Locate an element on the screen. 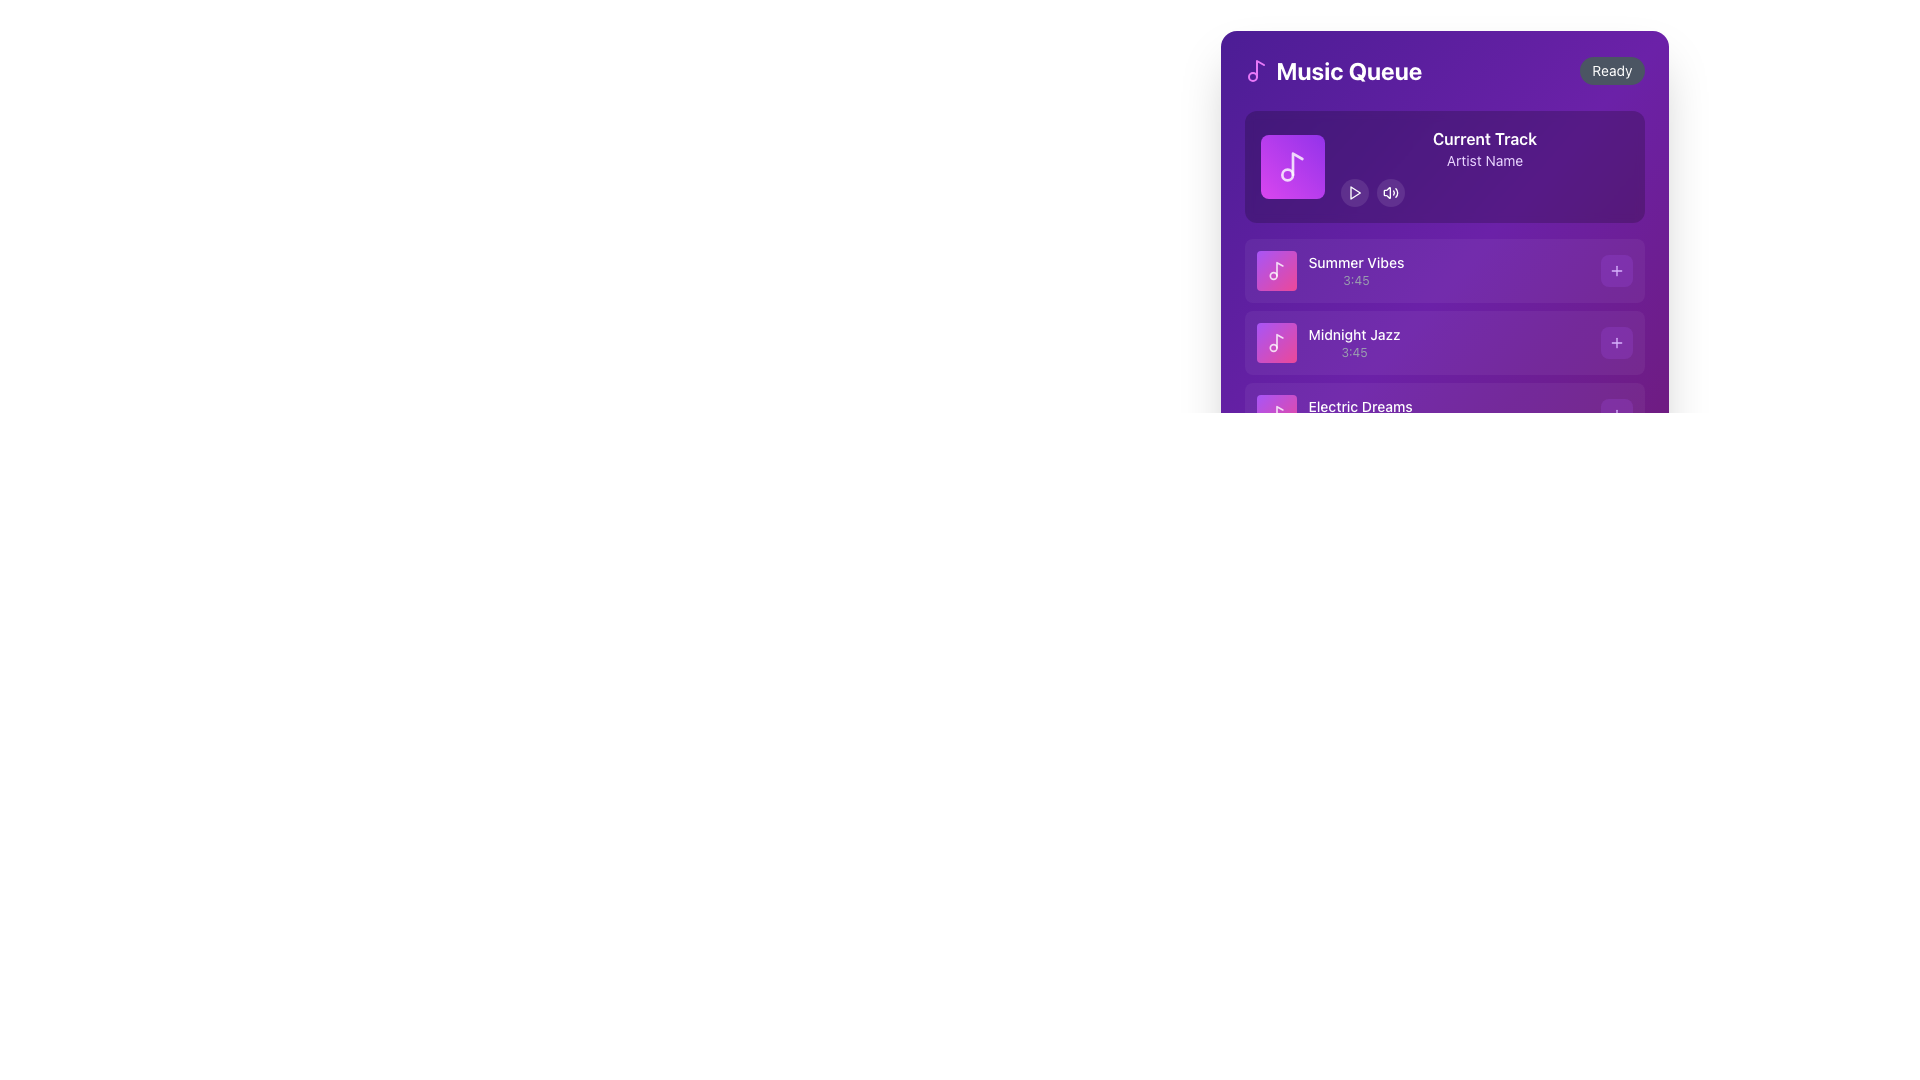  the interactive button located on the far right side of the card titled 'Electric Dreams' in the music queue interface for accessibility navigation is located at coordinates (1616, 414).